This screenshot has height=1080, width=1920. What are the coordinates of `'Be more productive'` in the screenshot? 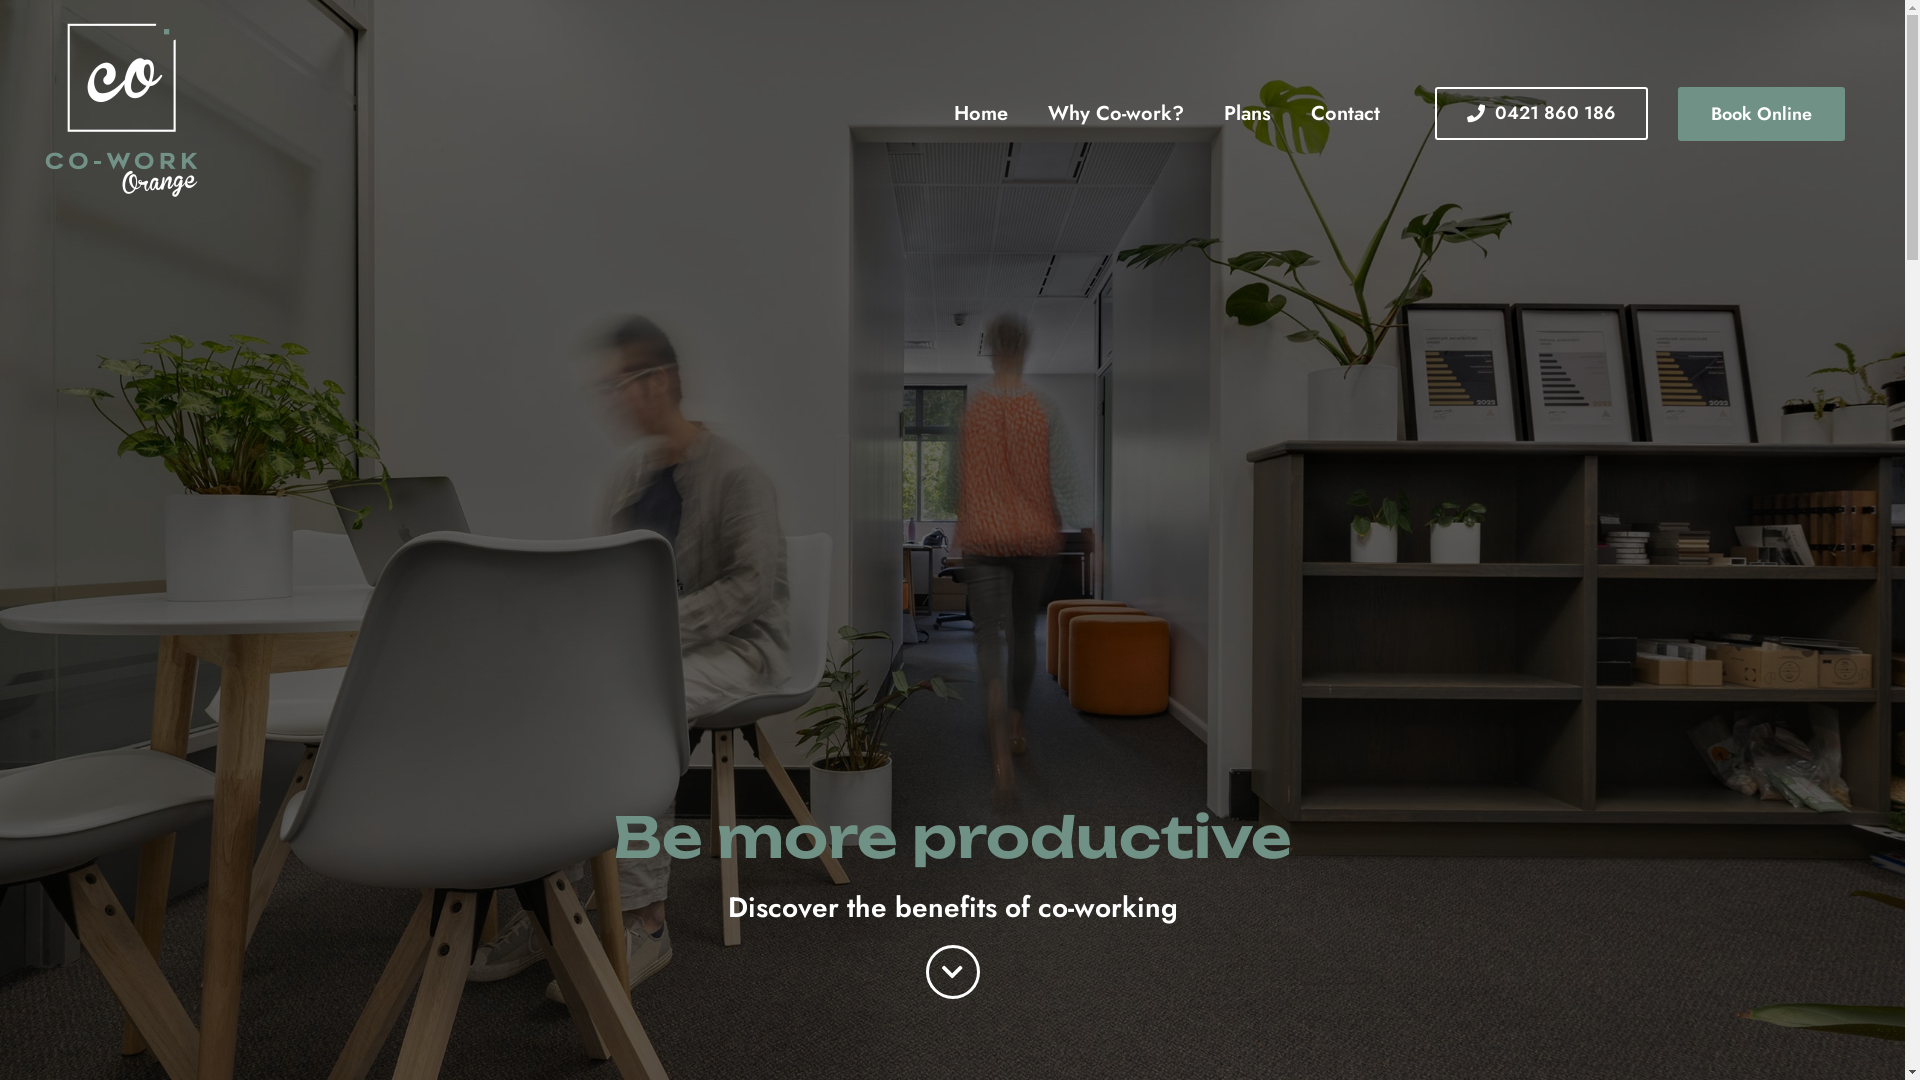 It's located at (951, 837).